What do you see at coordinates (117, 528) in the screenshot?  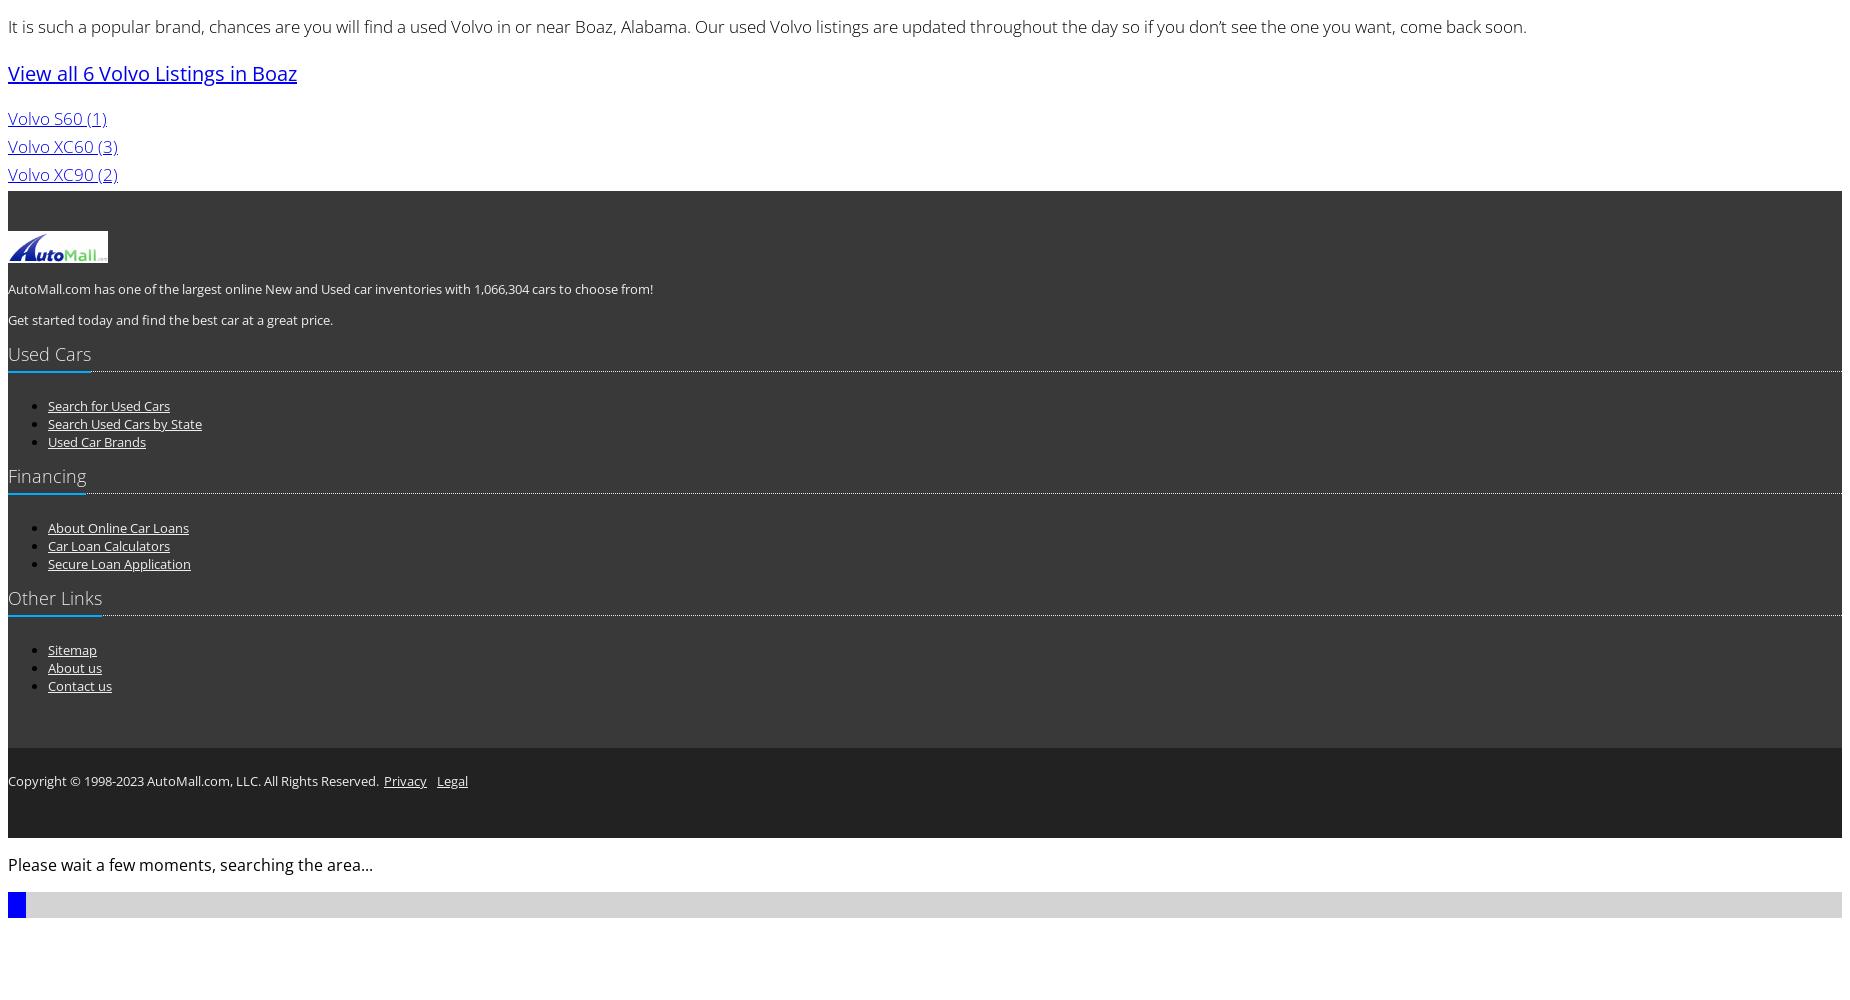 I see `'About Online Car Loans'` at bounding box center [117, 528].